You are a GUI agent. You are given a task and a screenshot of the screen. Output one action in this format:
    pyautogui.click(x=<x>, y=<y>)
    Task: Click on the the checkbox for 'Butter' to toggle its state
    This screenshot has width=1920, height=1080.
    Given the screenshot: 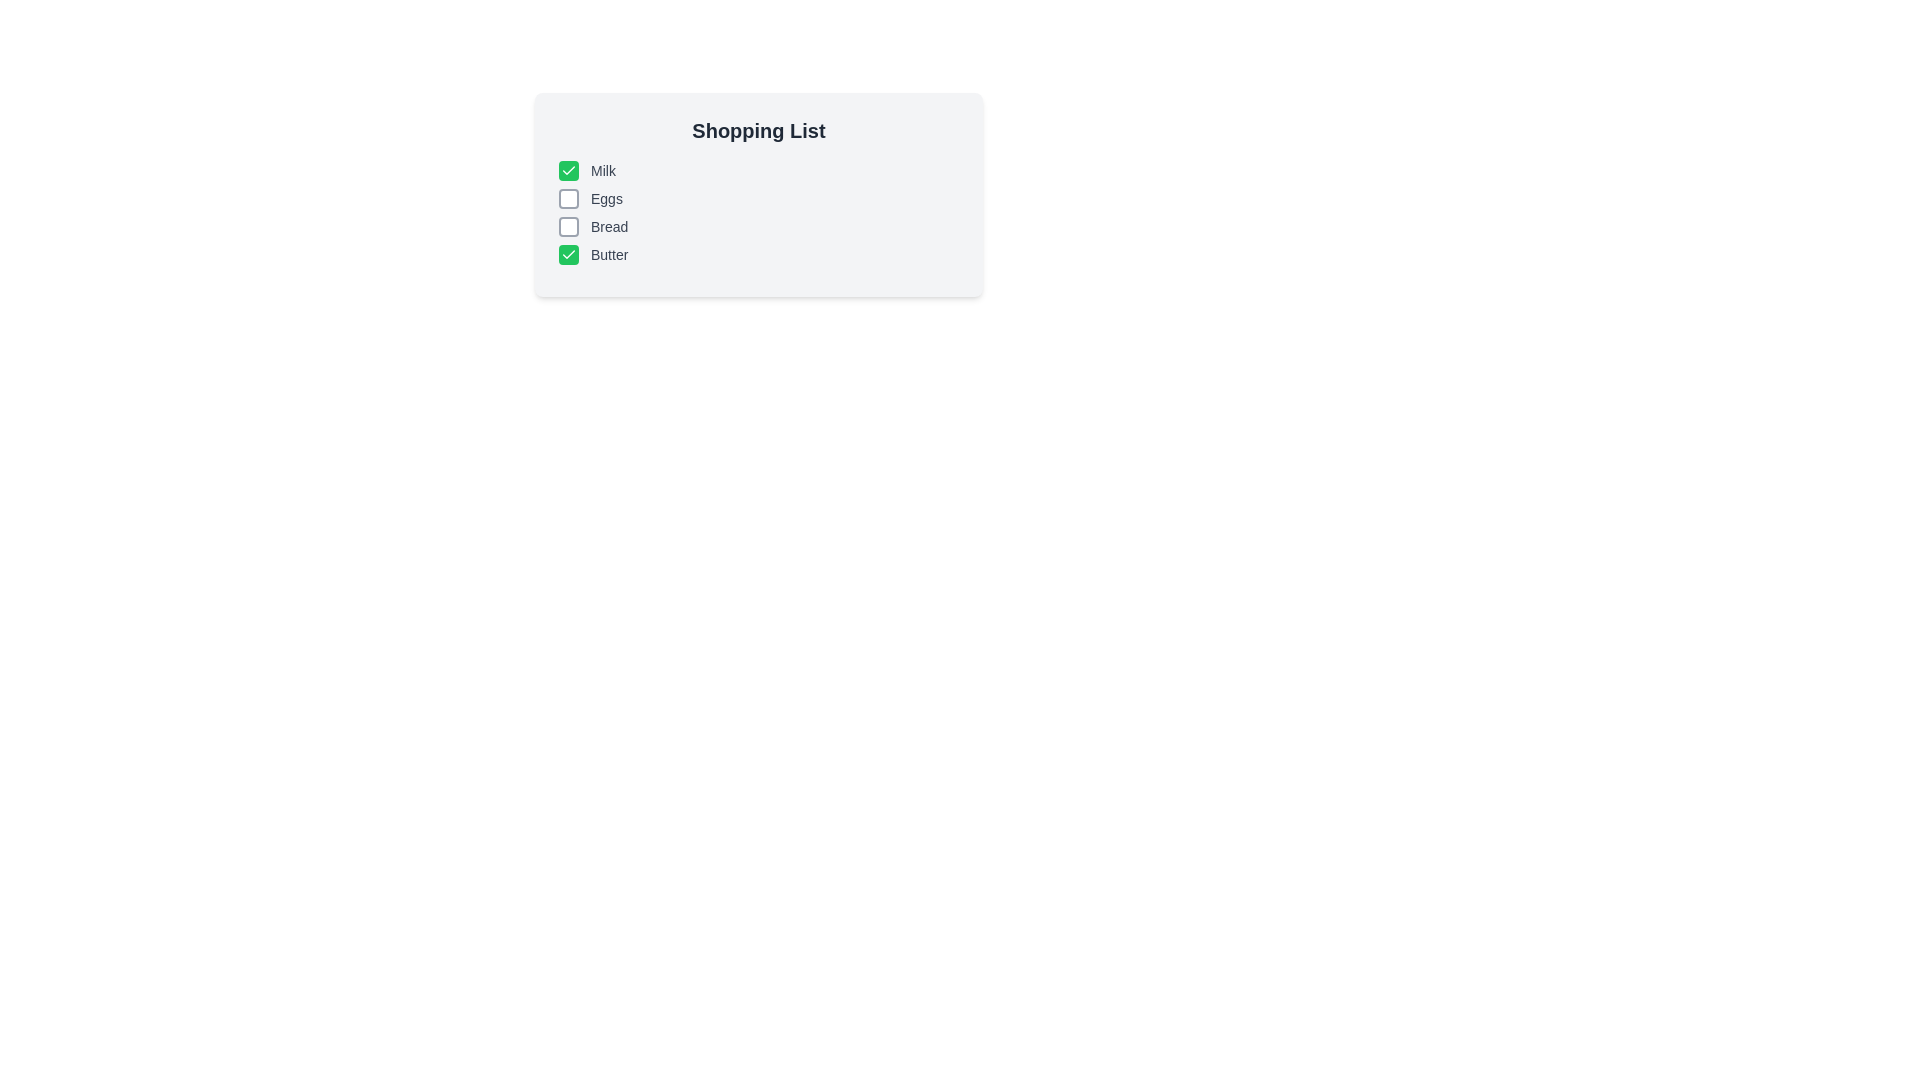 What is the action you would take?
    pyautogui.click(x=568, y=253)
    